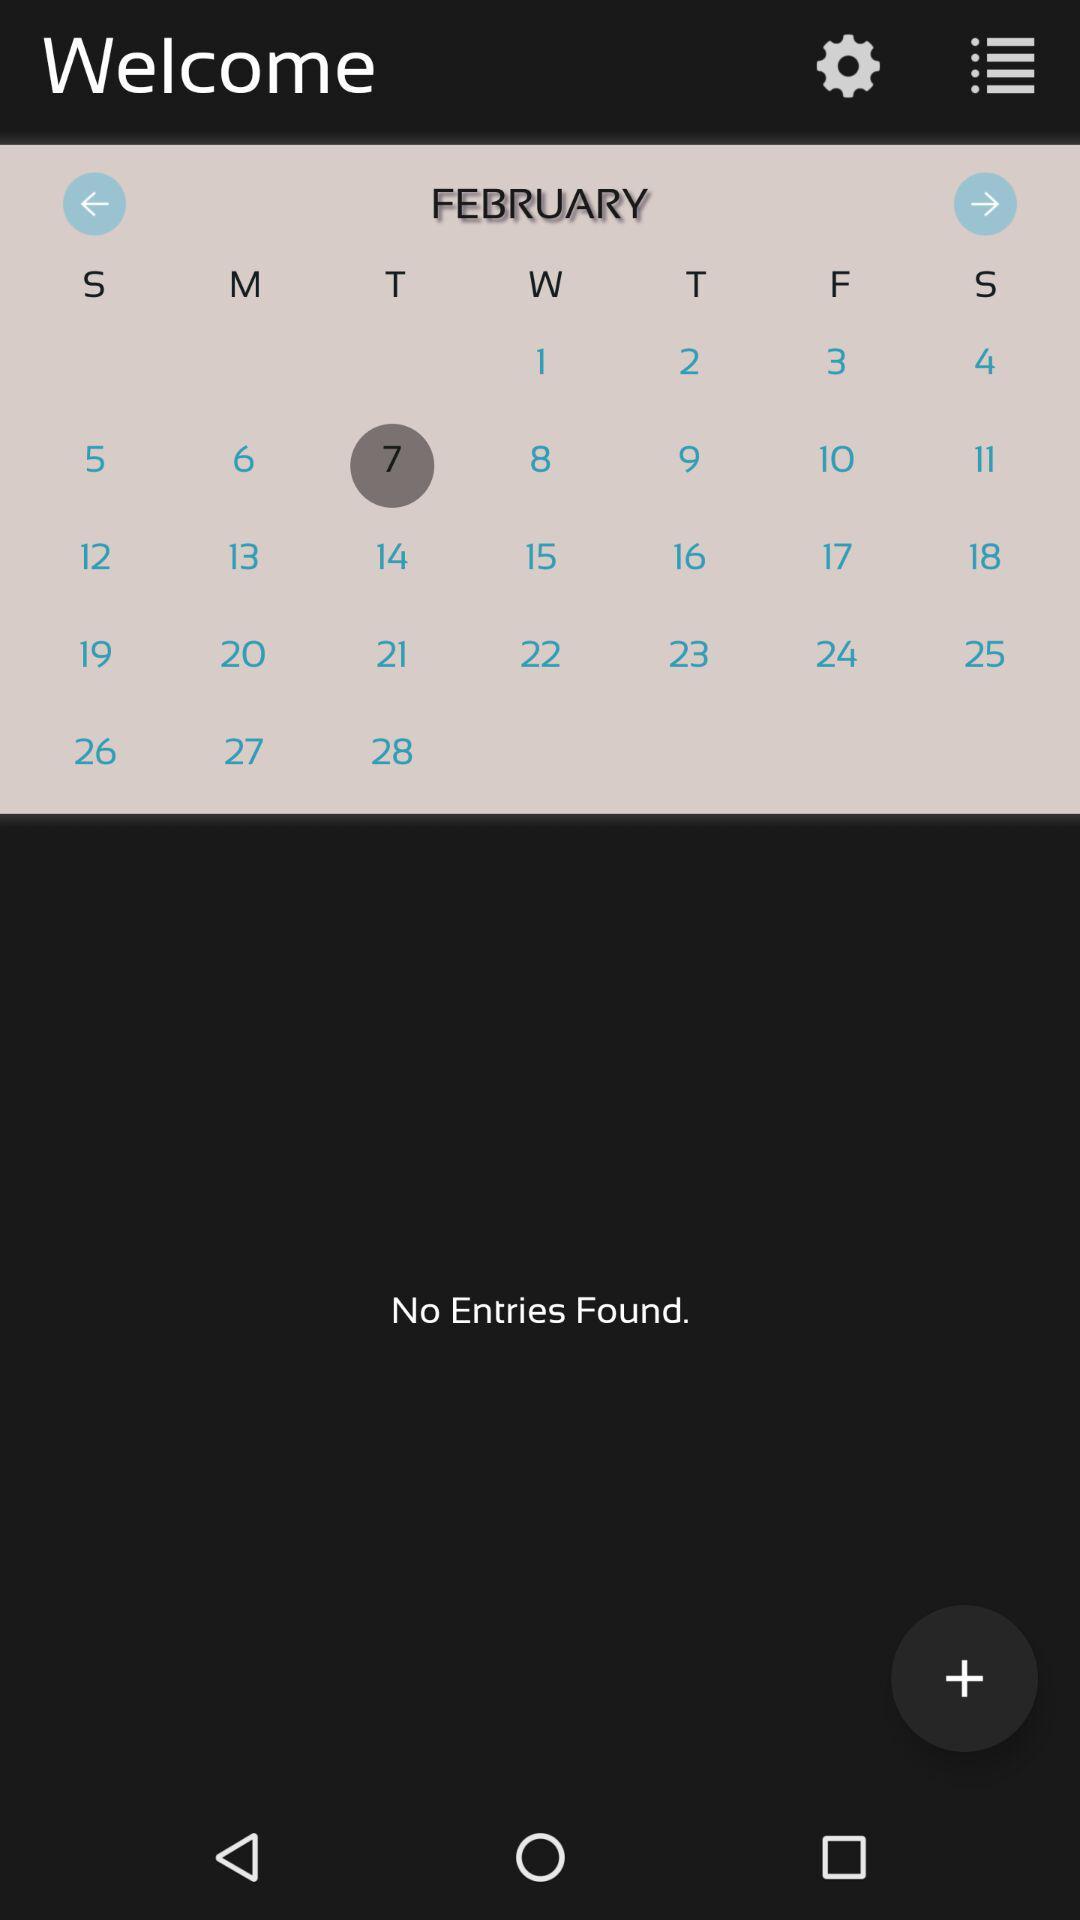  Describe the element at coordinates (995, 204) in the screenshot. I see `the arrow_forward icon` at that location.